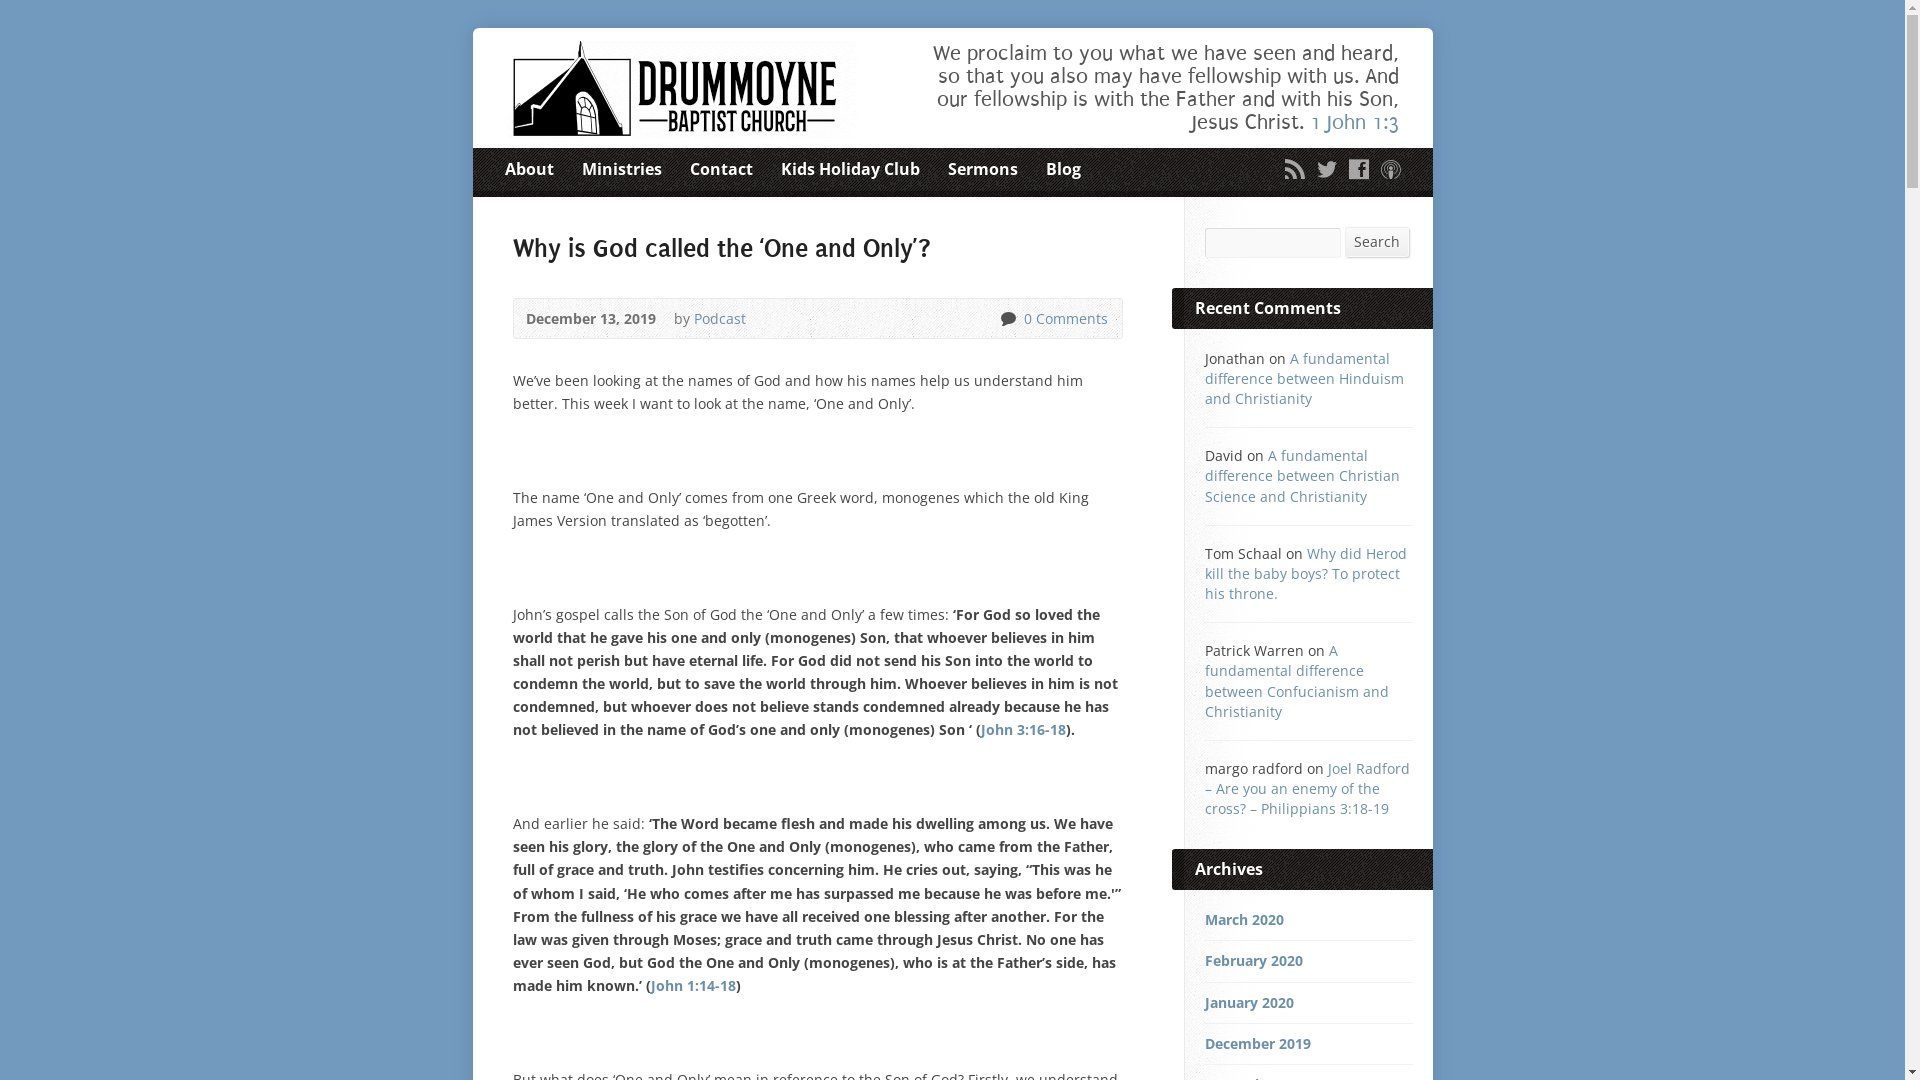 The height and width of the screenshot is (1080, 1920). What do you see at coordinates (1203, 378) in the screenshot?
I see `'A fundamental difference between Hinduism and Christianity'` at bounding box center [1203, 378].